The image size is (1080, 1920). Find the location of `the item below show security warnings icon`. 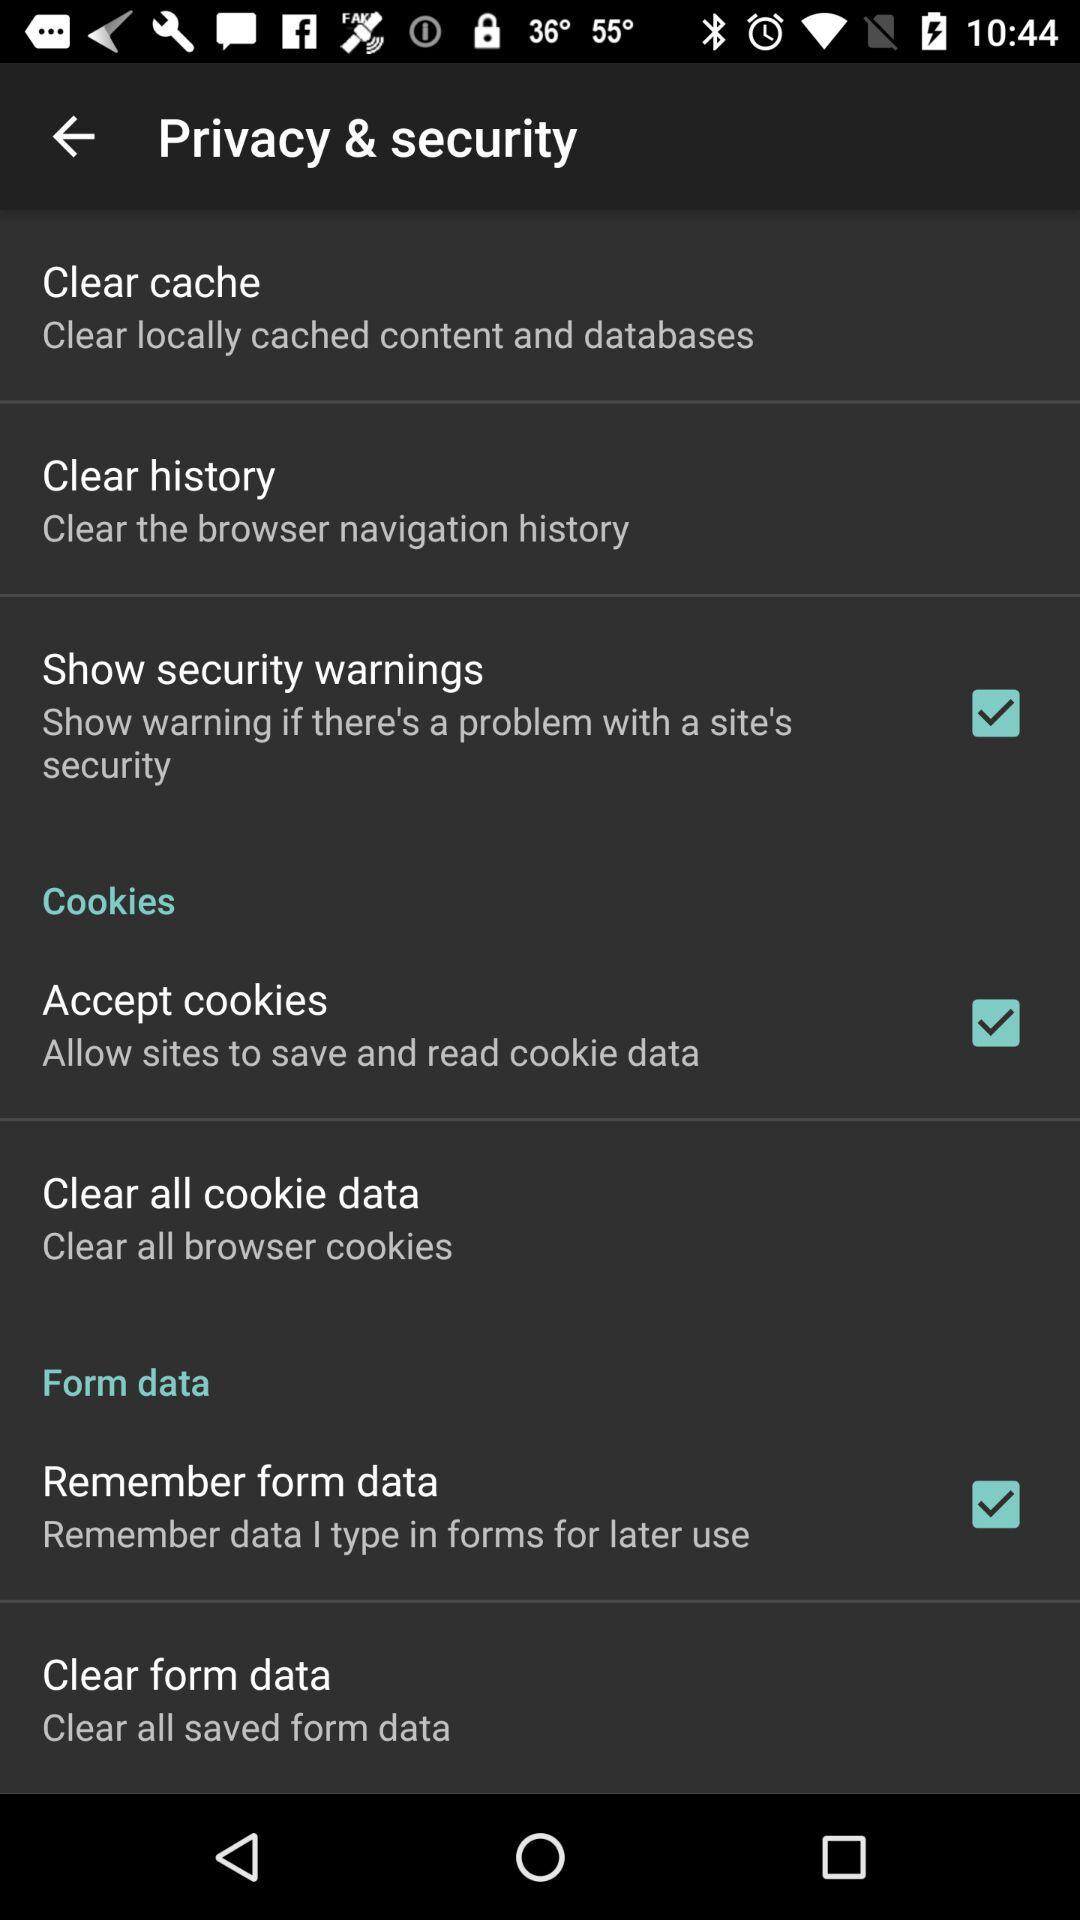

the item below show security warnings icon is located at coordinates (477, 741).